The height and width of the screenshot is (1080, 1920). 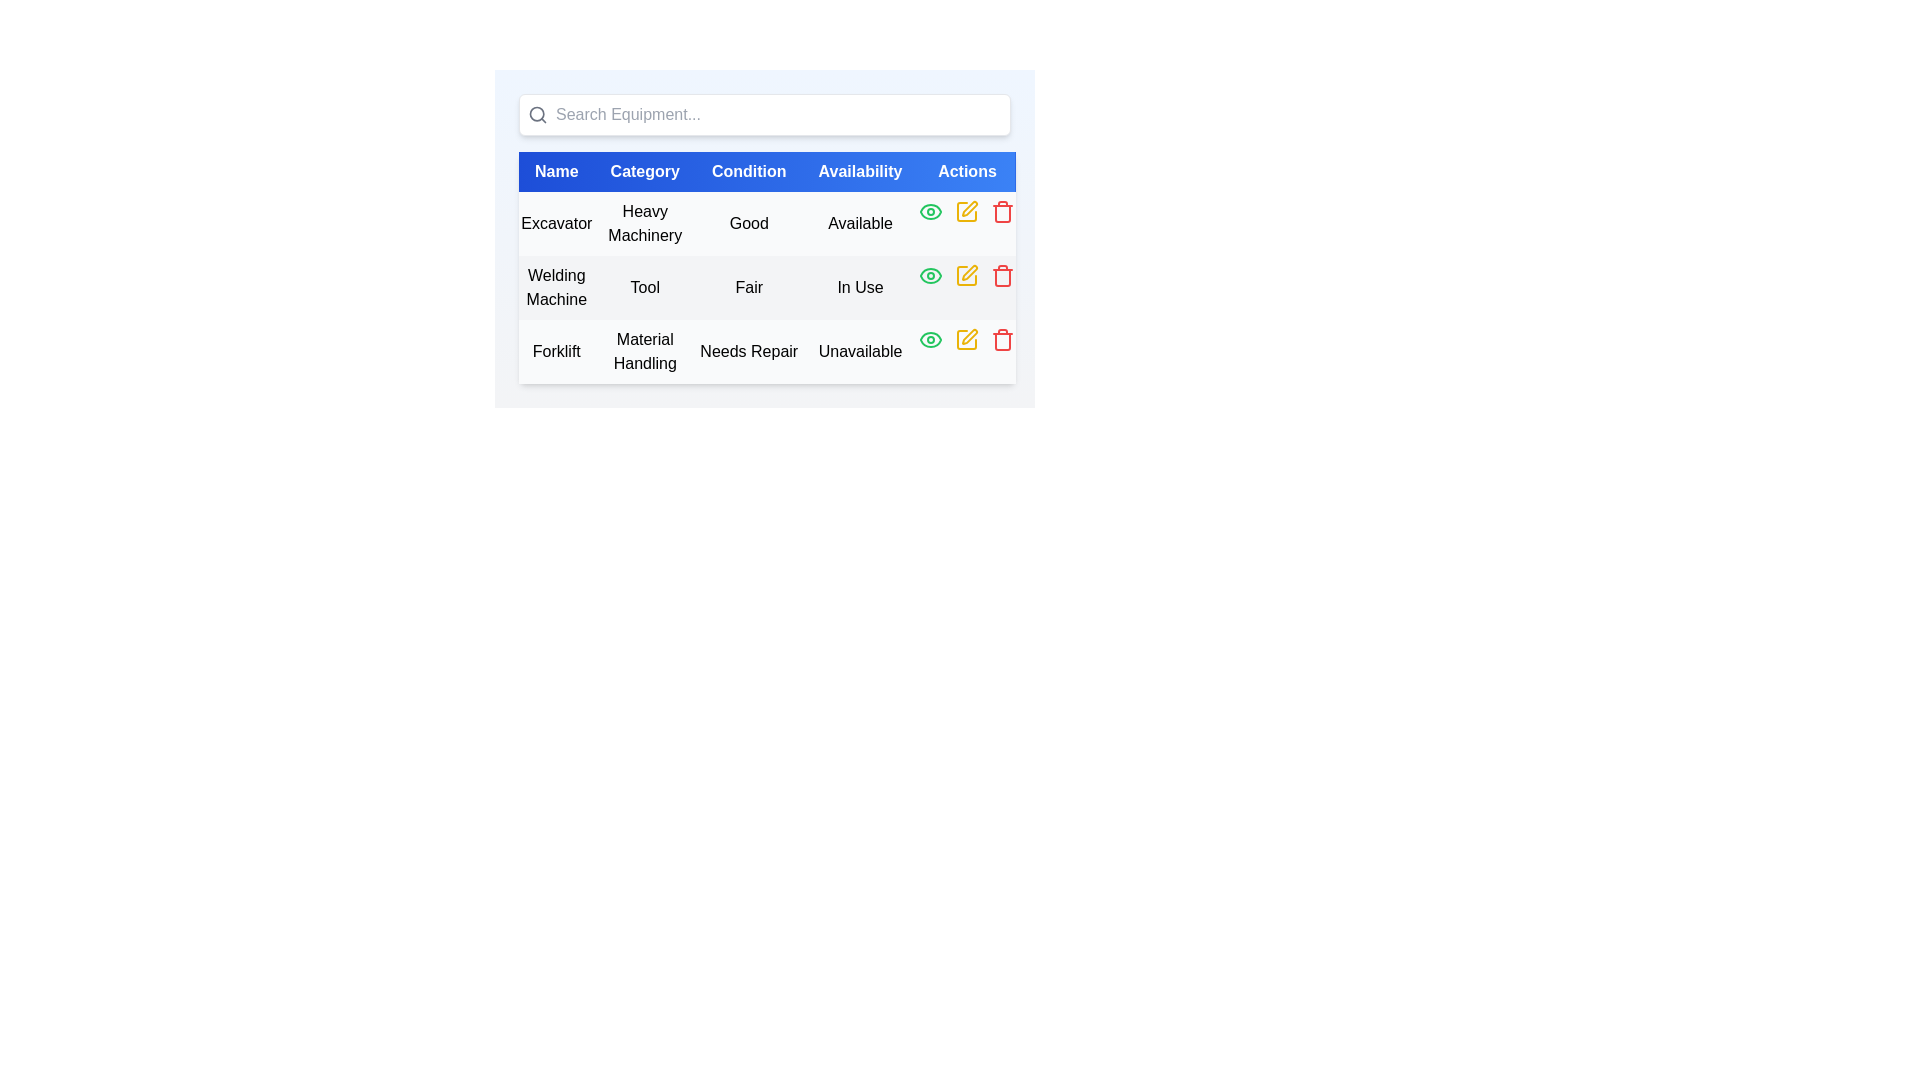 What do you see at coordinates (556, 288) in the screenshot?
I see `the text block displaying 'Welding Machine', which is located in the first column of the second row of the table, directly below the header 'Name'` at bounding box center [556, 288].